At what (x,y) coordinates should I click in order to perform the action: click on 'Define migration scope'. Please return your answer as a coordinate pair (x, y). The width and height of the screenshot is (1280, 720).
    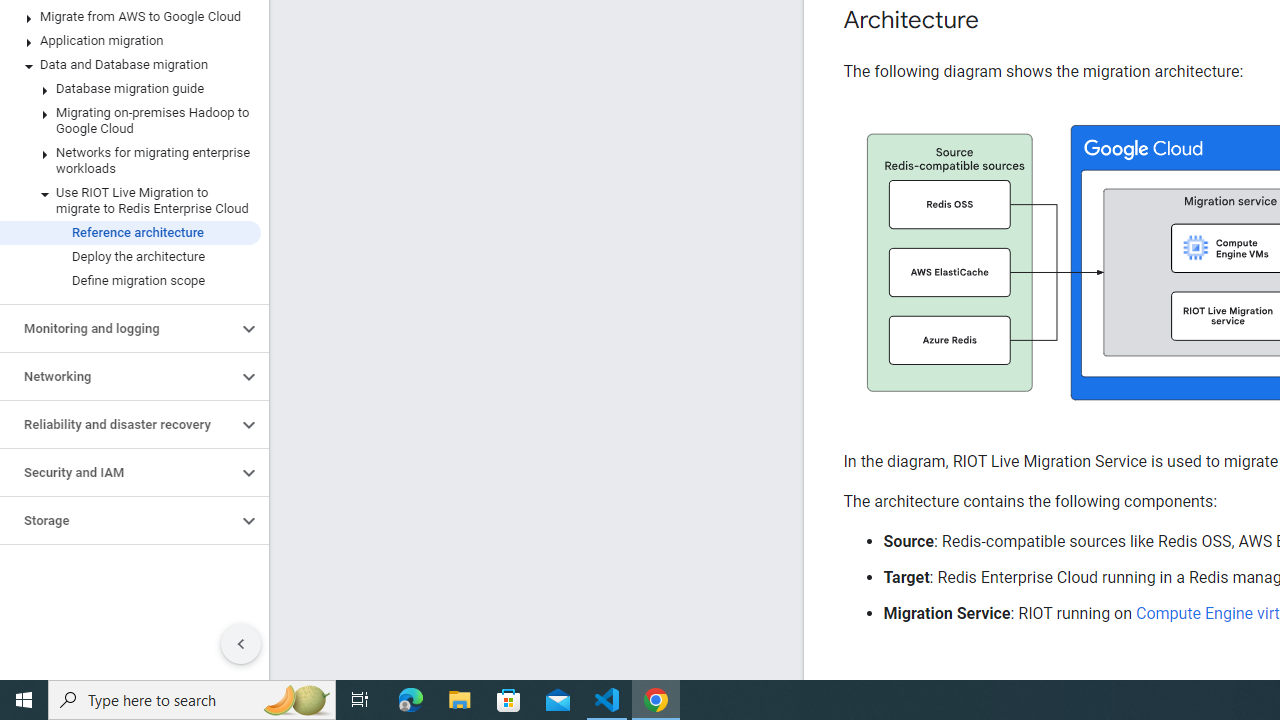
    Looking at the image, I should click on (129, 281).